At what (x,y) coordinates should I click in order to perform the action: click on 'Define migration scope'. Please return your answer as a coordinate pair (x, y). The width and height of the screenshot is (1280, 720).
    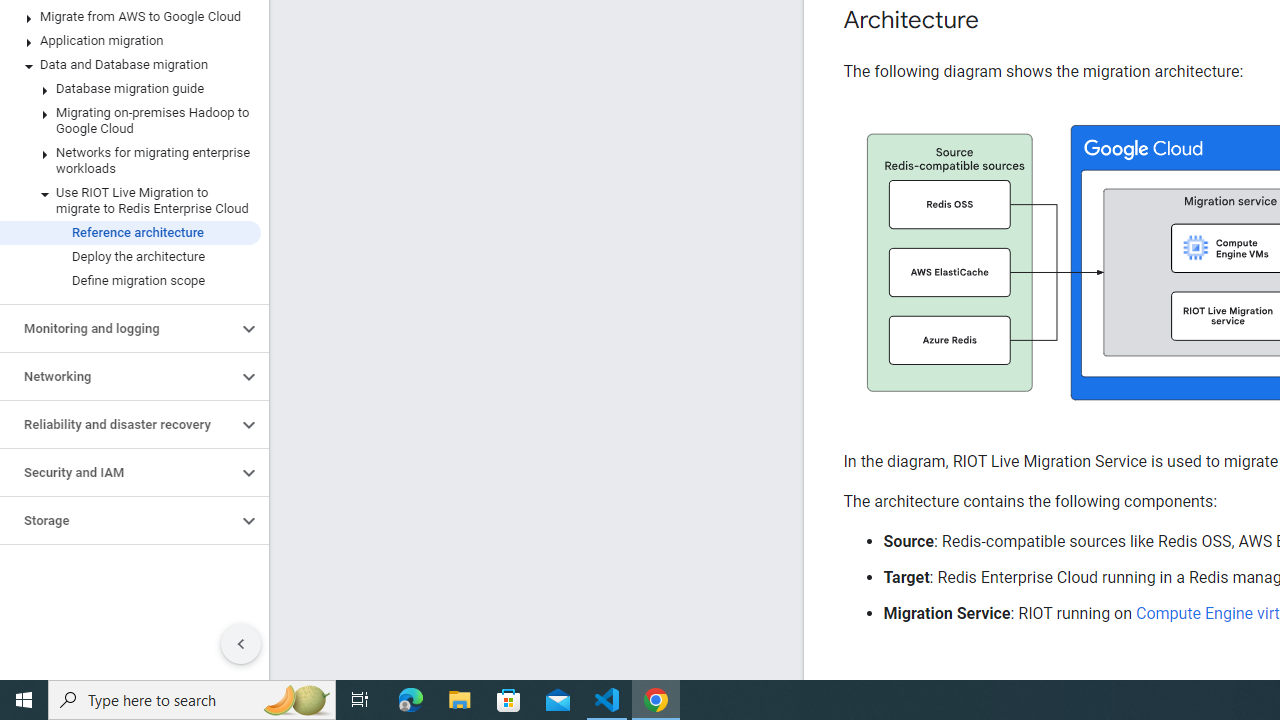
    Looking at the image, I should click on (129, 281).